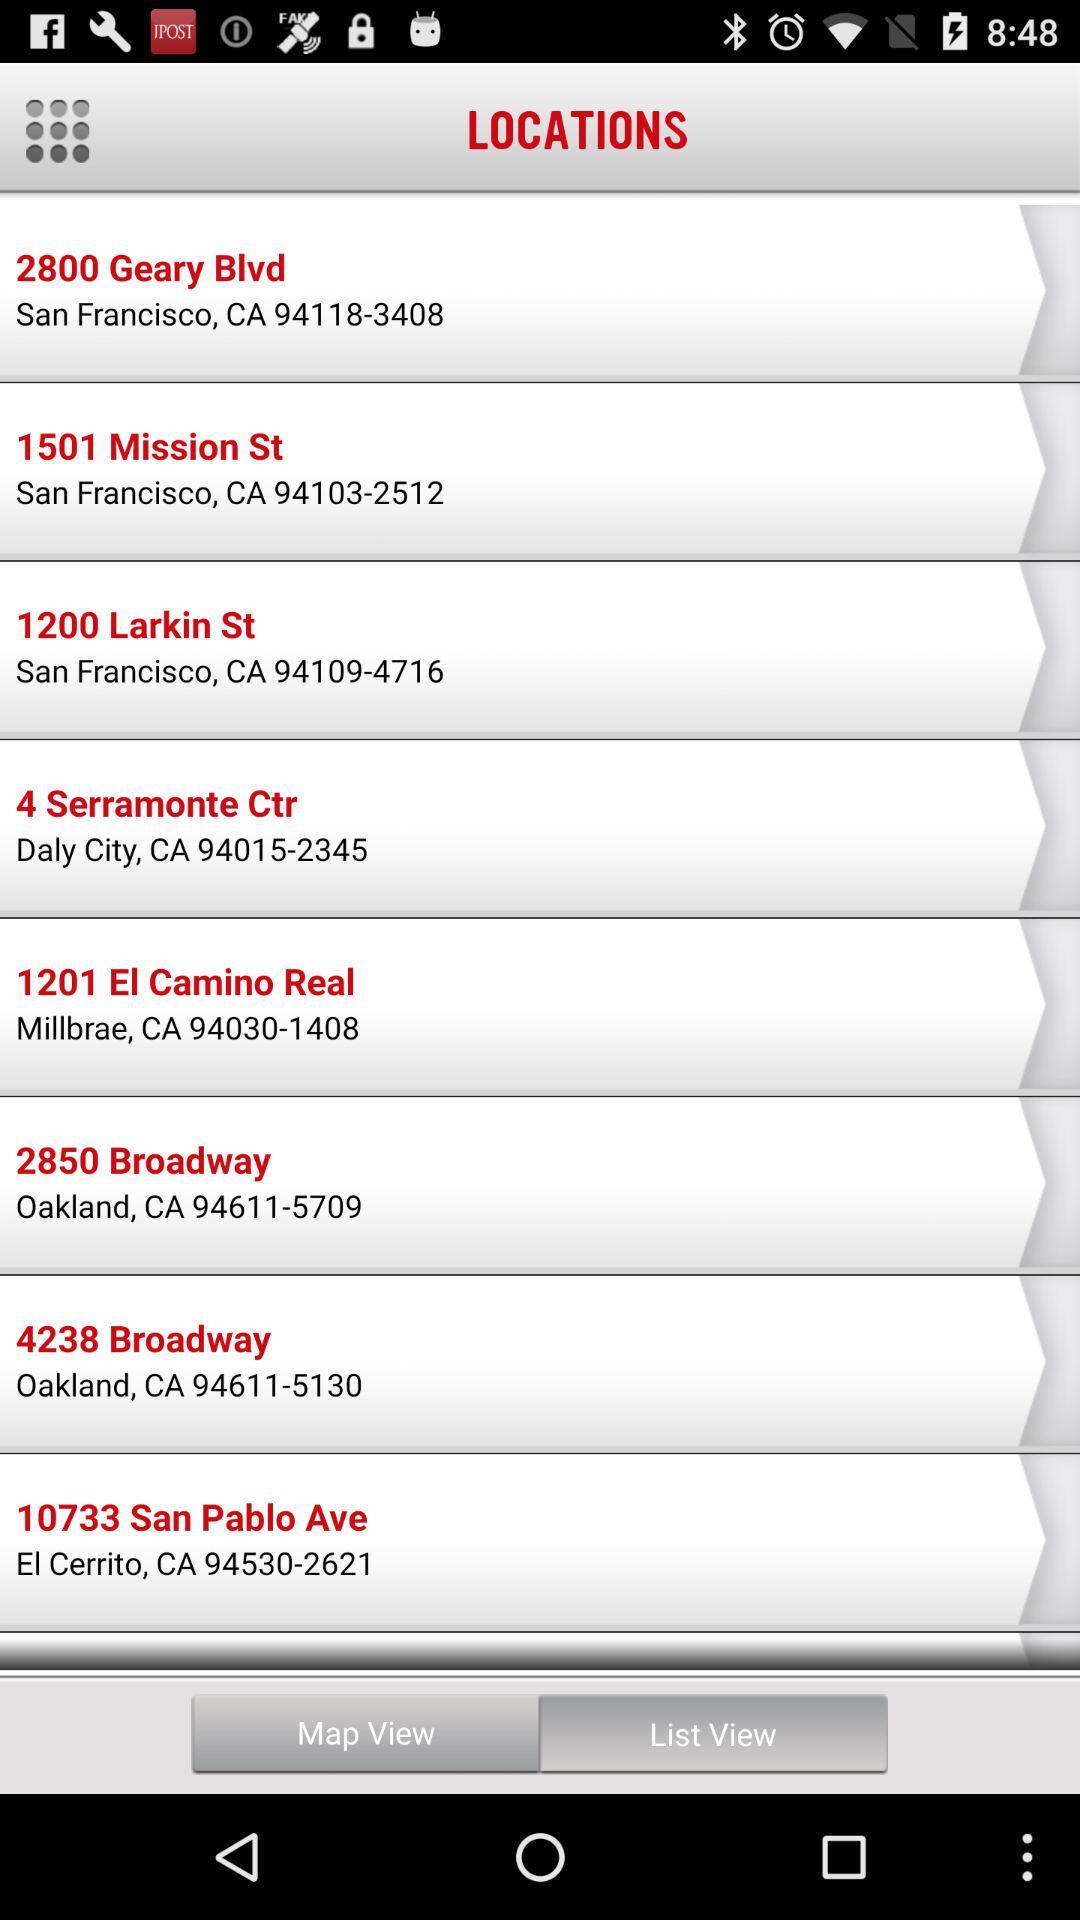 This screenshot has width=1080, height=1920. I want to click on the 4238 broadway, so click(142, 1341).